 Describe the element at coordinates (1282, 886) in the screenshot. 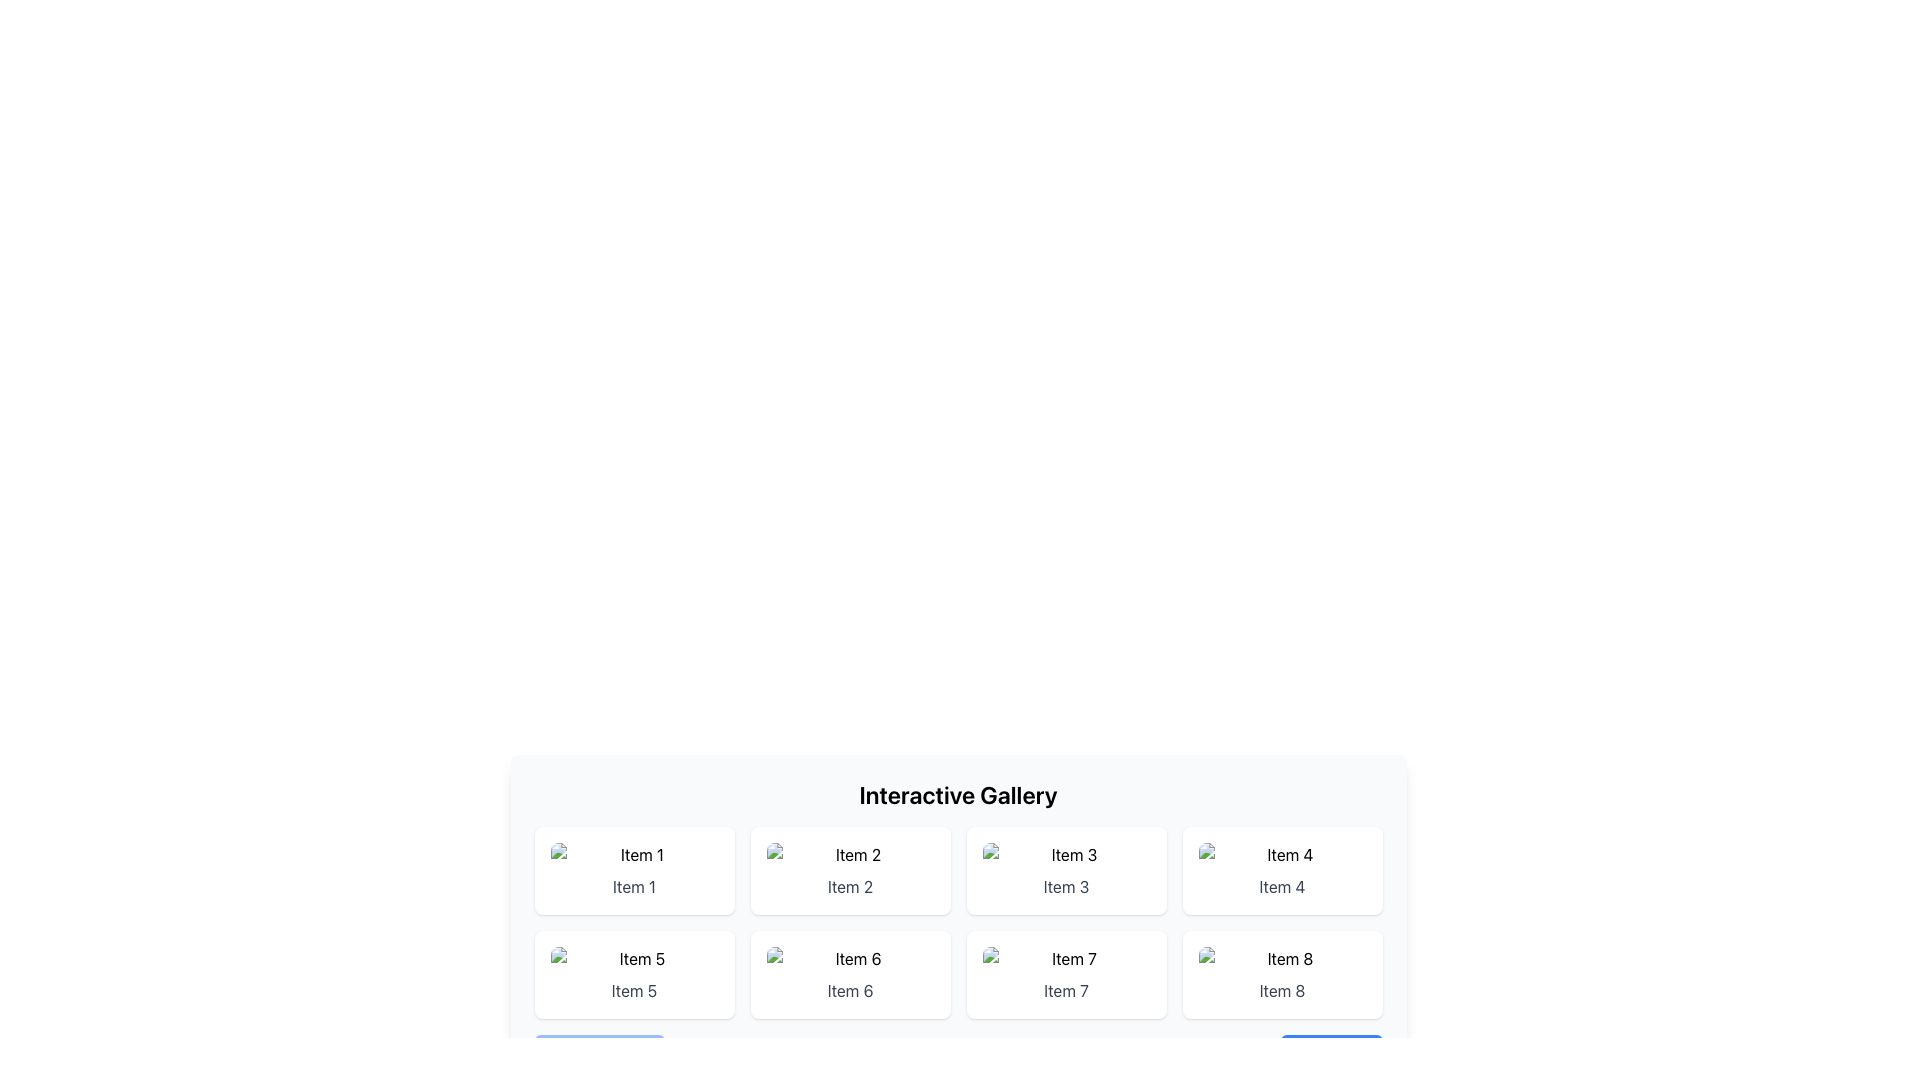

I see `text label displaying 'Item 4' located beneath the corresponding image in the fourth card of a 4x2 grid layout` at that location.